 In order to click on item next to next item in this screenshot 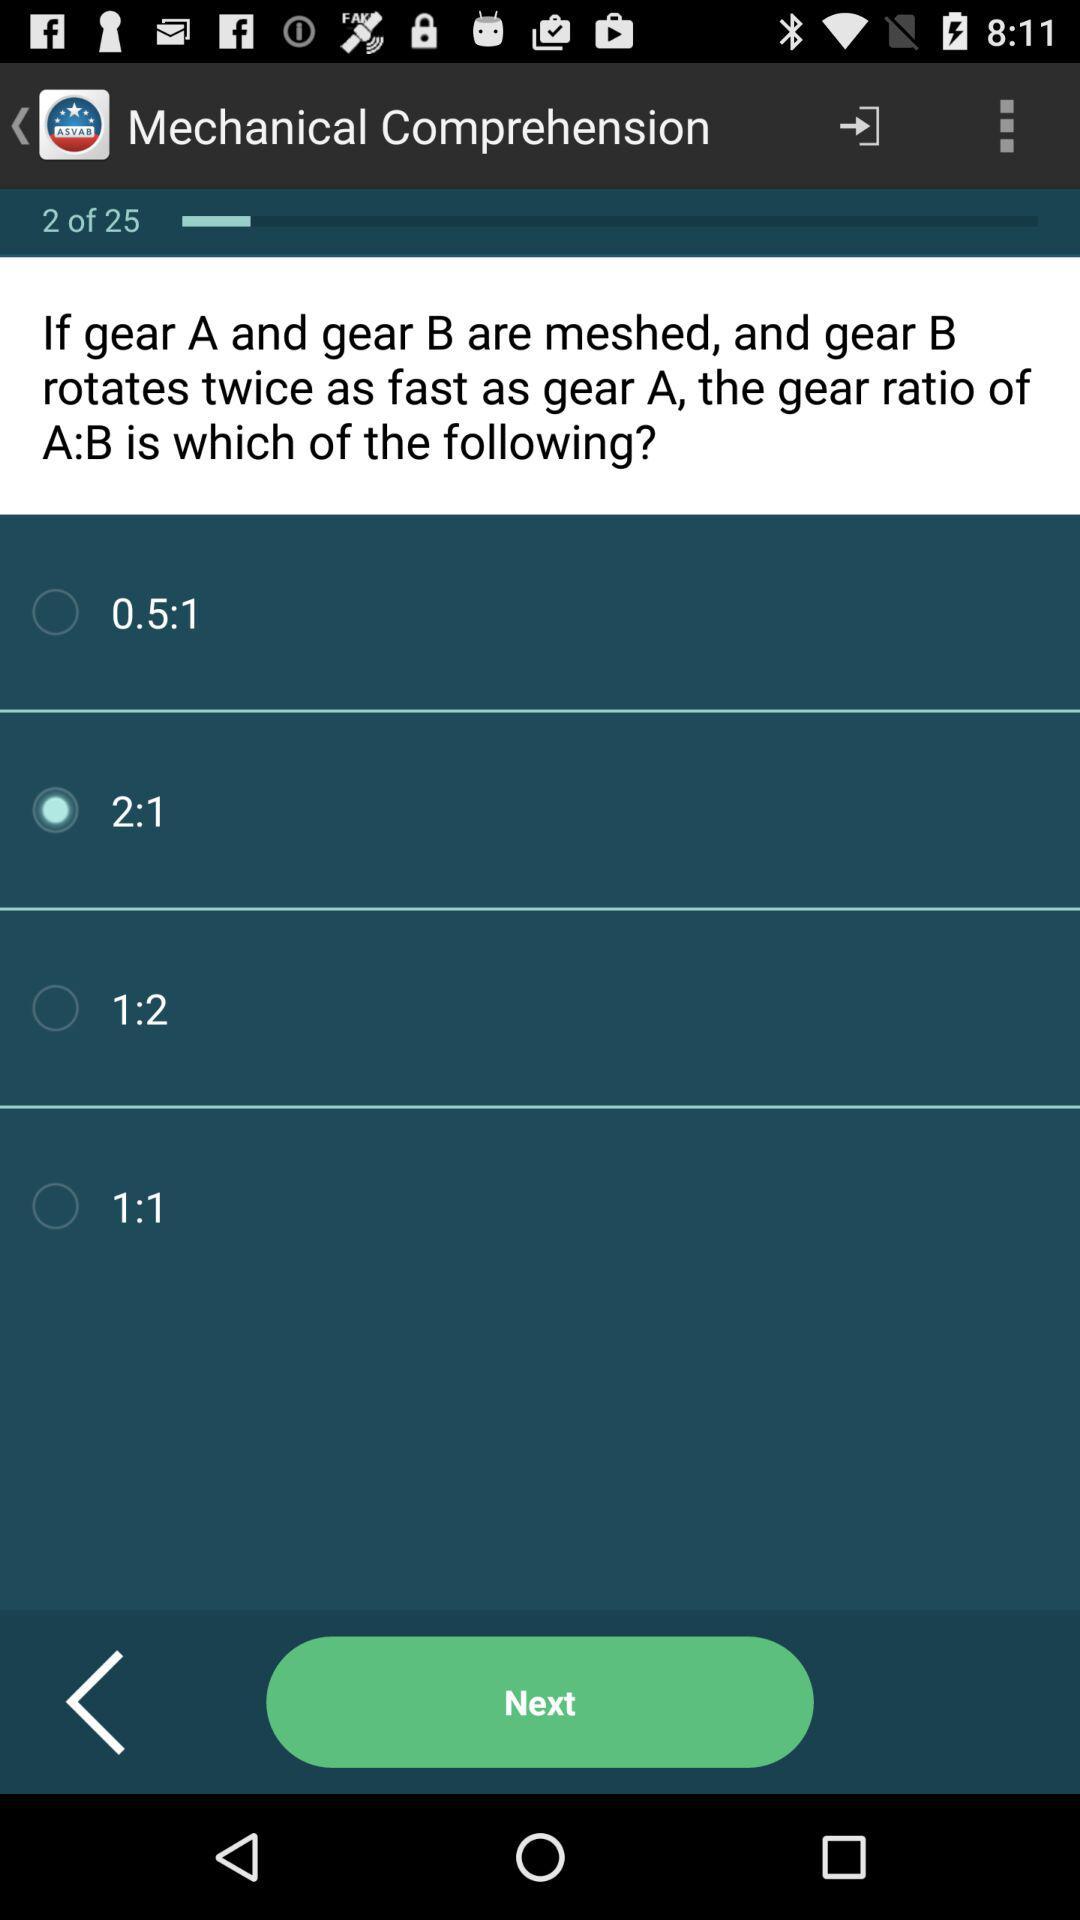, I will do `click(119, 1701)`.